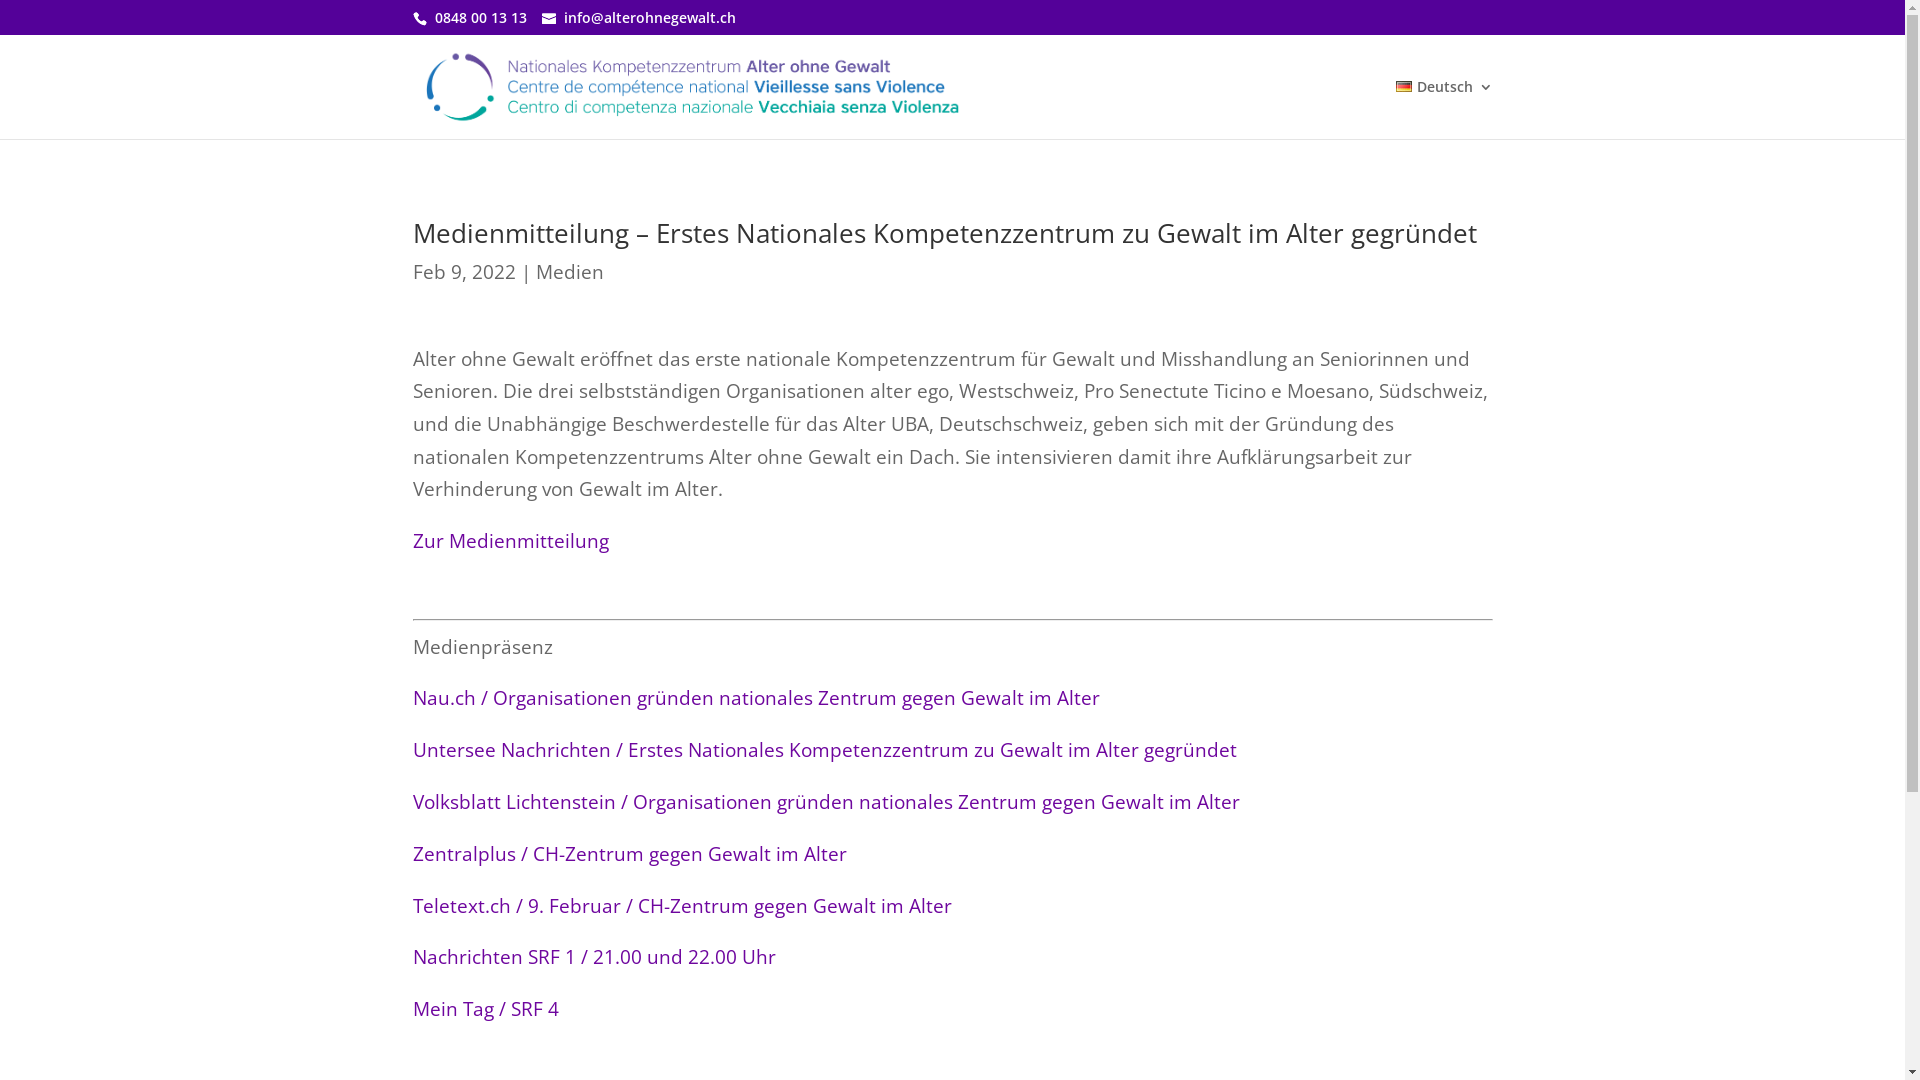  What do you see at coordinates (569, 271) in the screenshot?
I see `'Medien'` at bounding box center [569, 271].